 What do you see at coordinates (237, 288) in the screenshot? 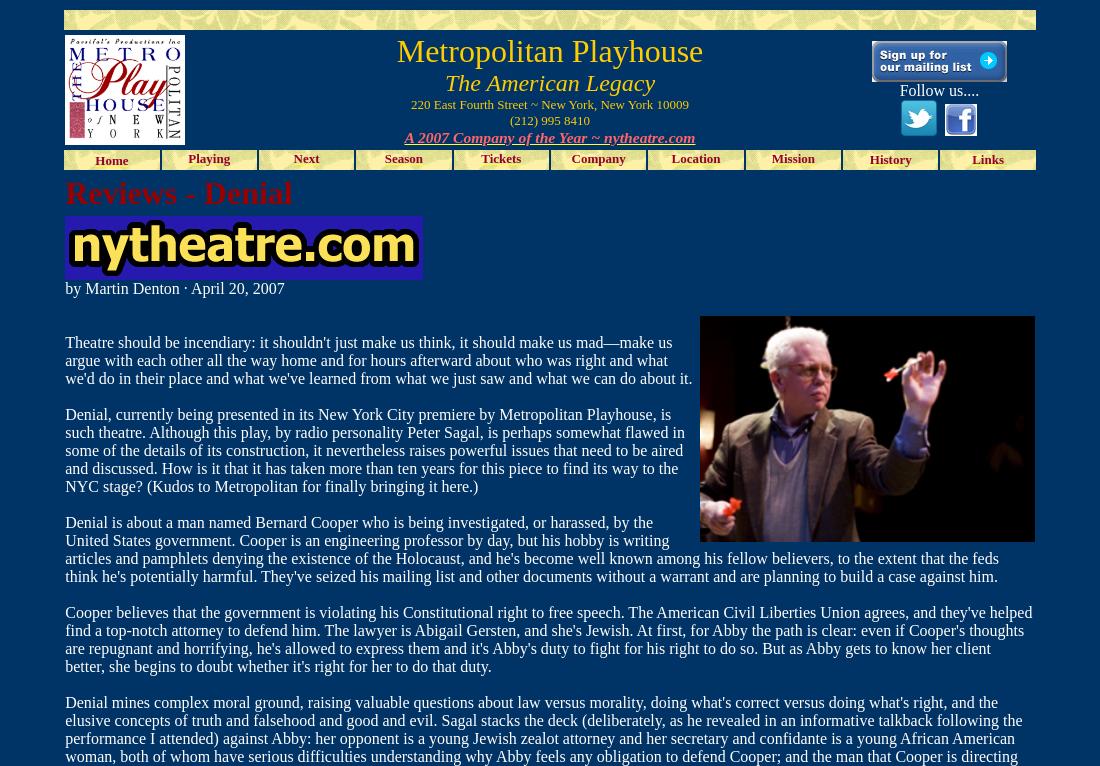
I see `'April 20,
2007'` at bounding box center [237, 288].